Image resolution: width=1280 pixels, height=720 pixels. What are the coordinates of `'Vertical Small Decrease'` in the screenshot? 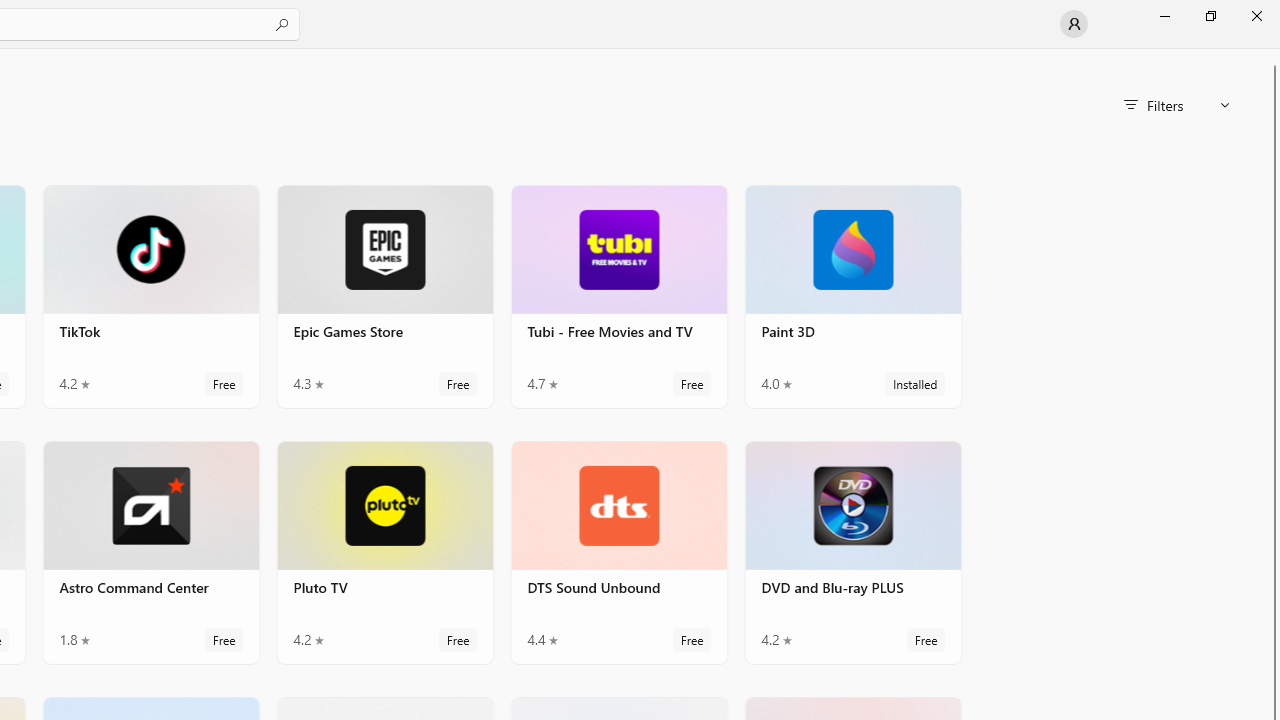 It's located at (1271, 54).